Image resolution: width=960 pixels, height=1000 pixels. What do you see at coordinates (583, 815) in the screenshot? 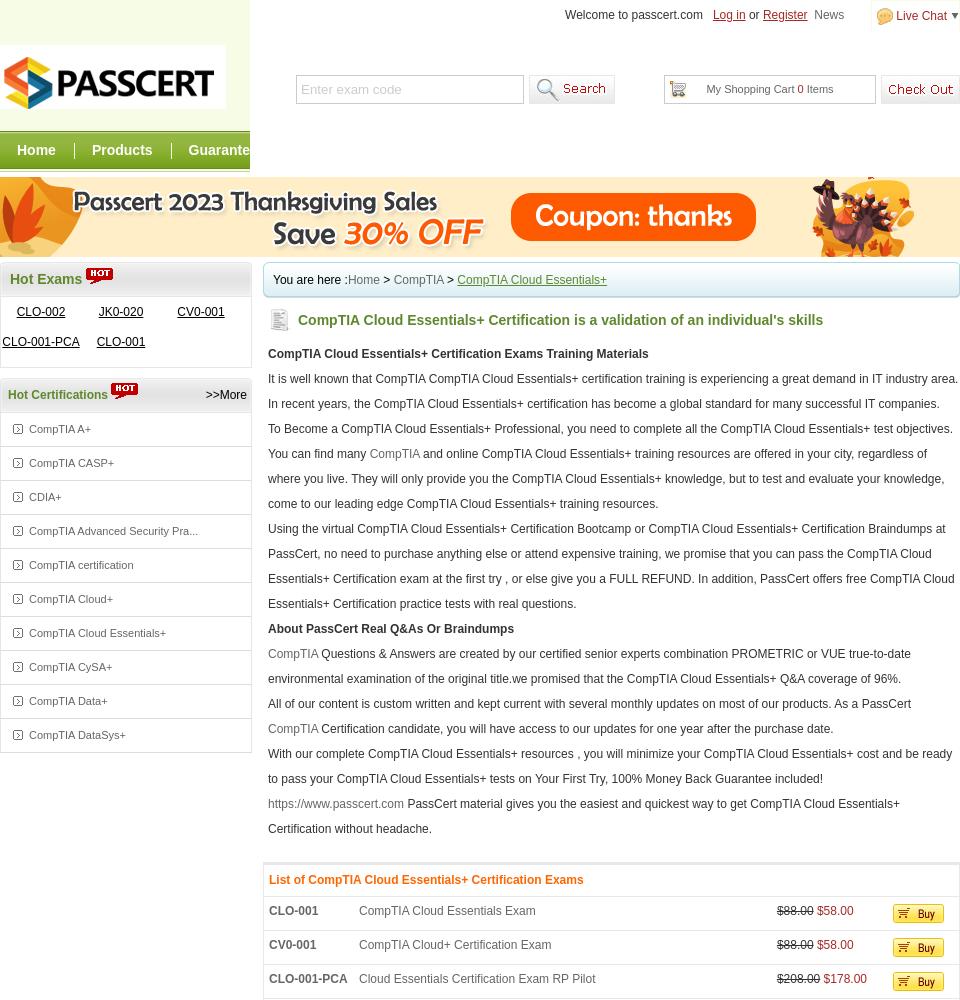
I see `'PassCert material gives you the easiest and quickest way to get CompTIA Cloud Essentials+ Certification without headache.'` at bounding box center [583, 815].